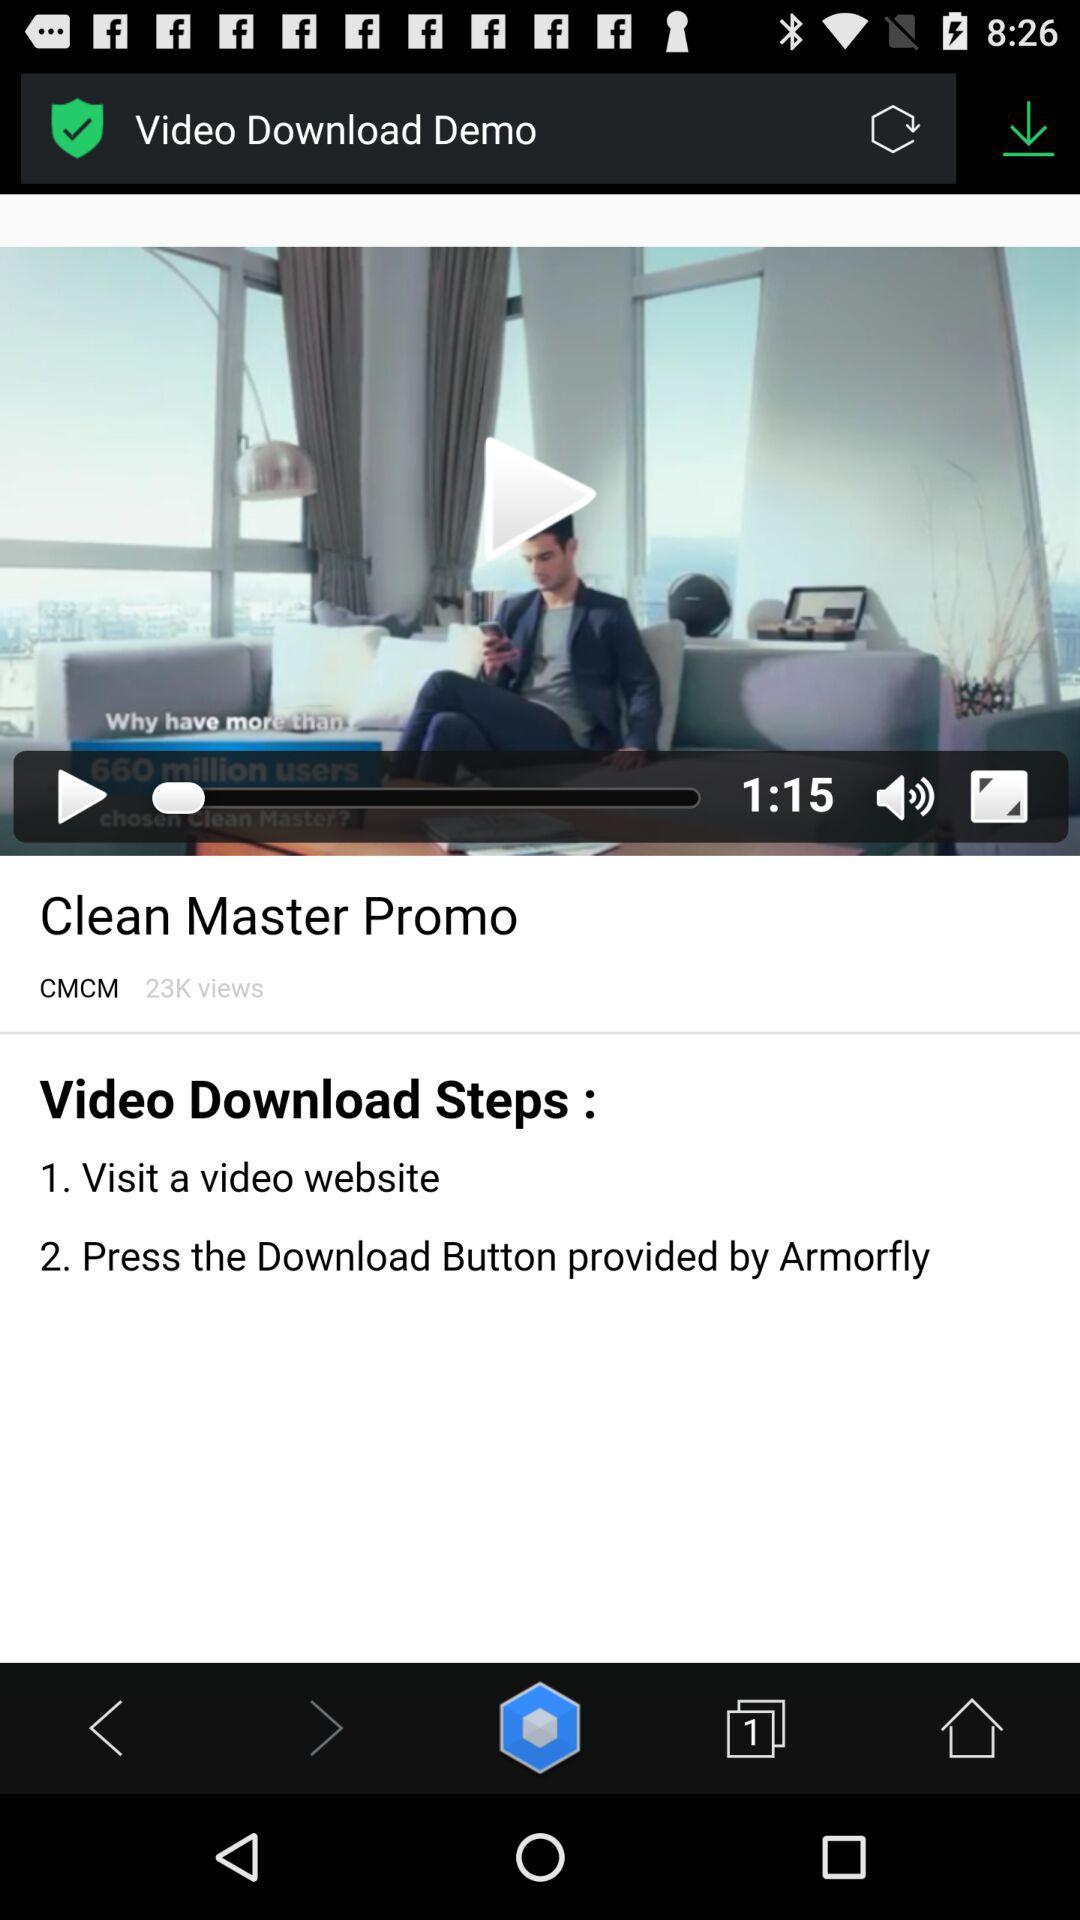 The image size is (1080, 1920). Describe the element at coordinates (76, 127) in the screenshot. I see `ok` at that location.